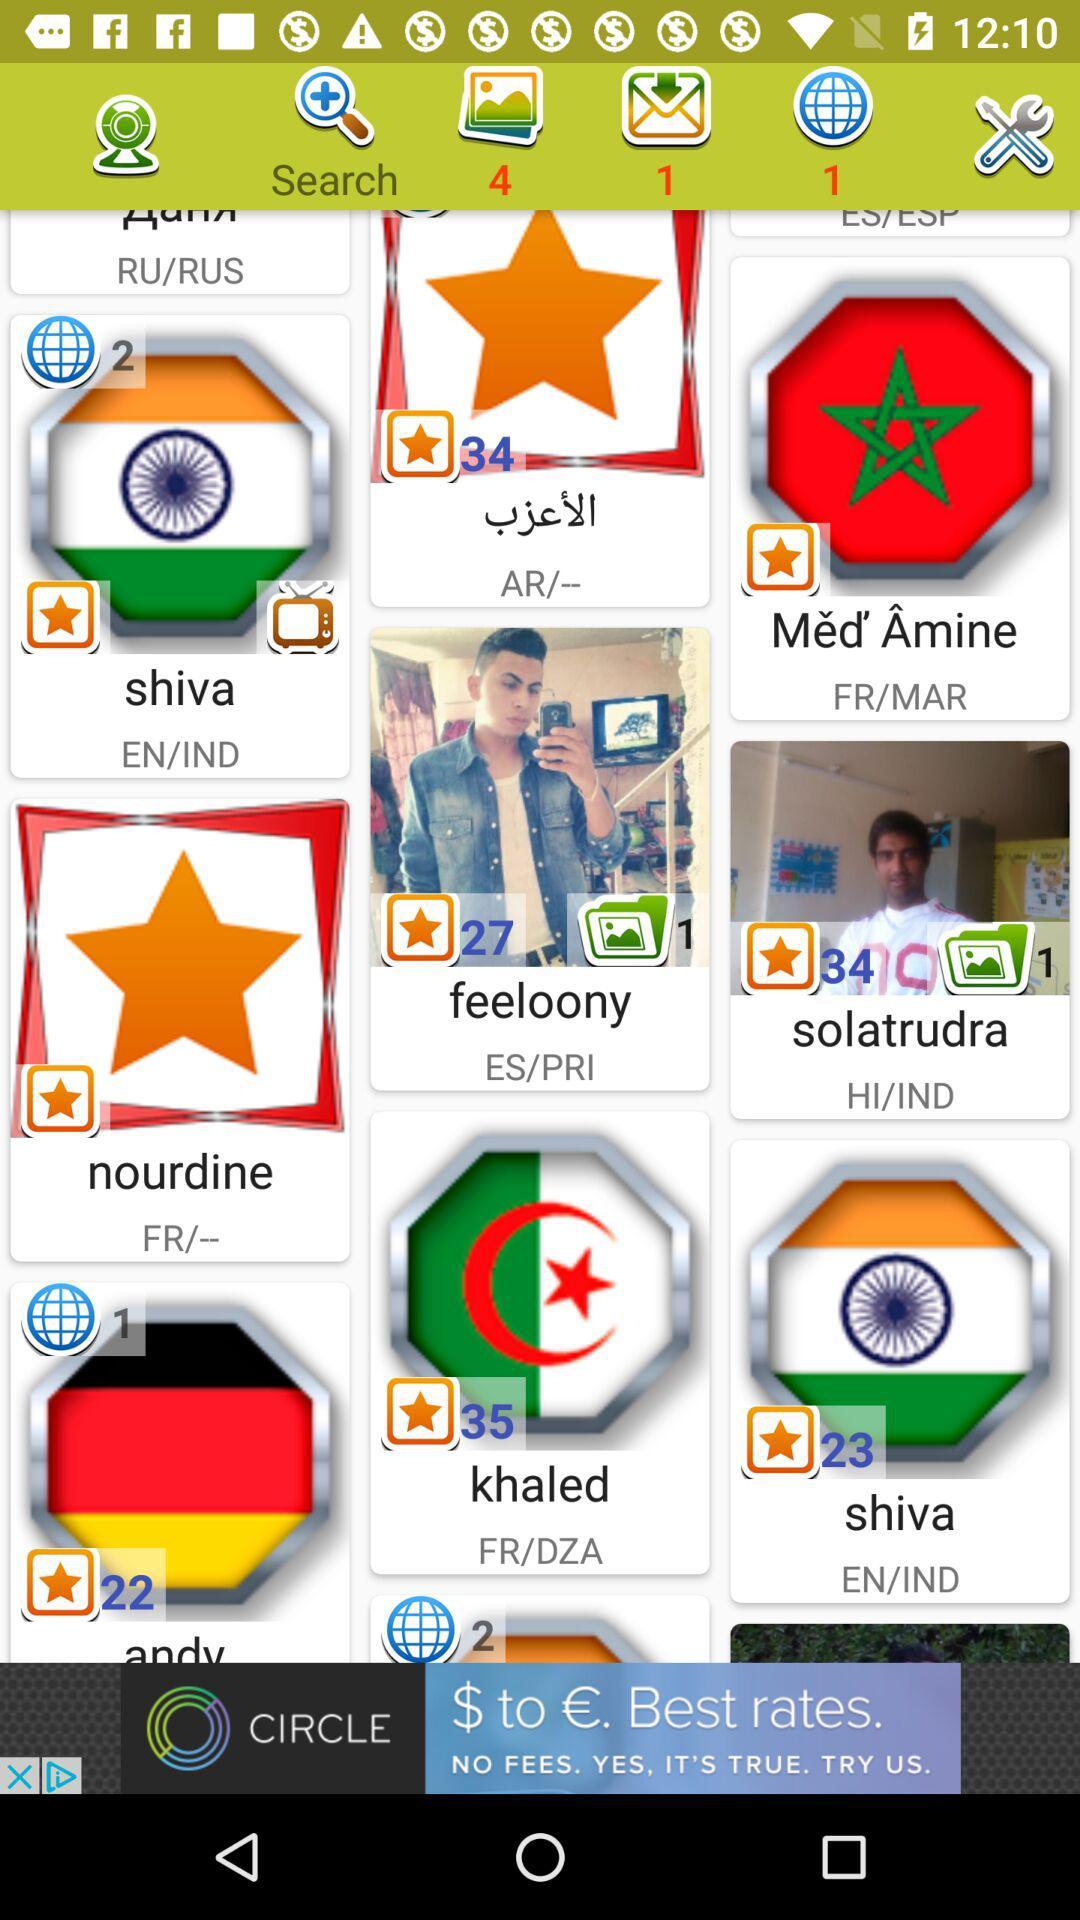  Describe the element at coordinates (540, 1727) in the screenshot. I see `open advertisement` at that location.